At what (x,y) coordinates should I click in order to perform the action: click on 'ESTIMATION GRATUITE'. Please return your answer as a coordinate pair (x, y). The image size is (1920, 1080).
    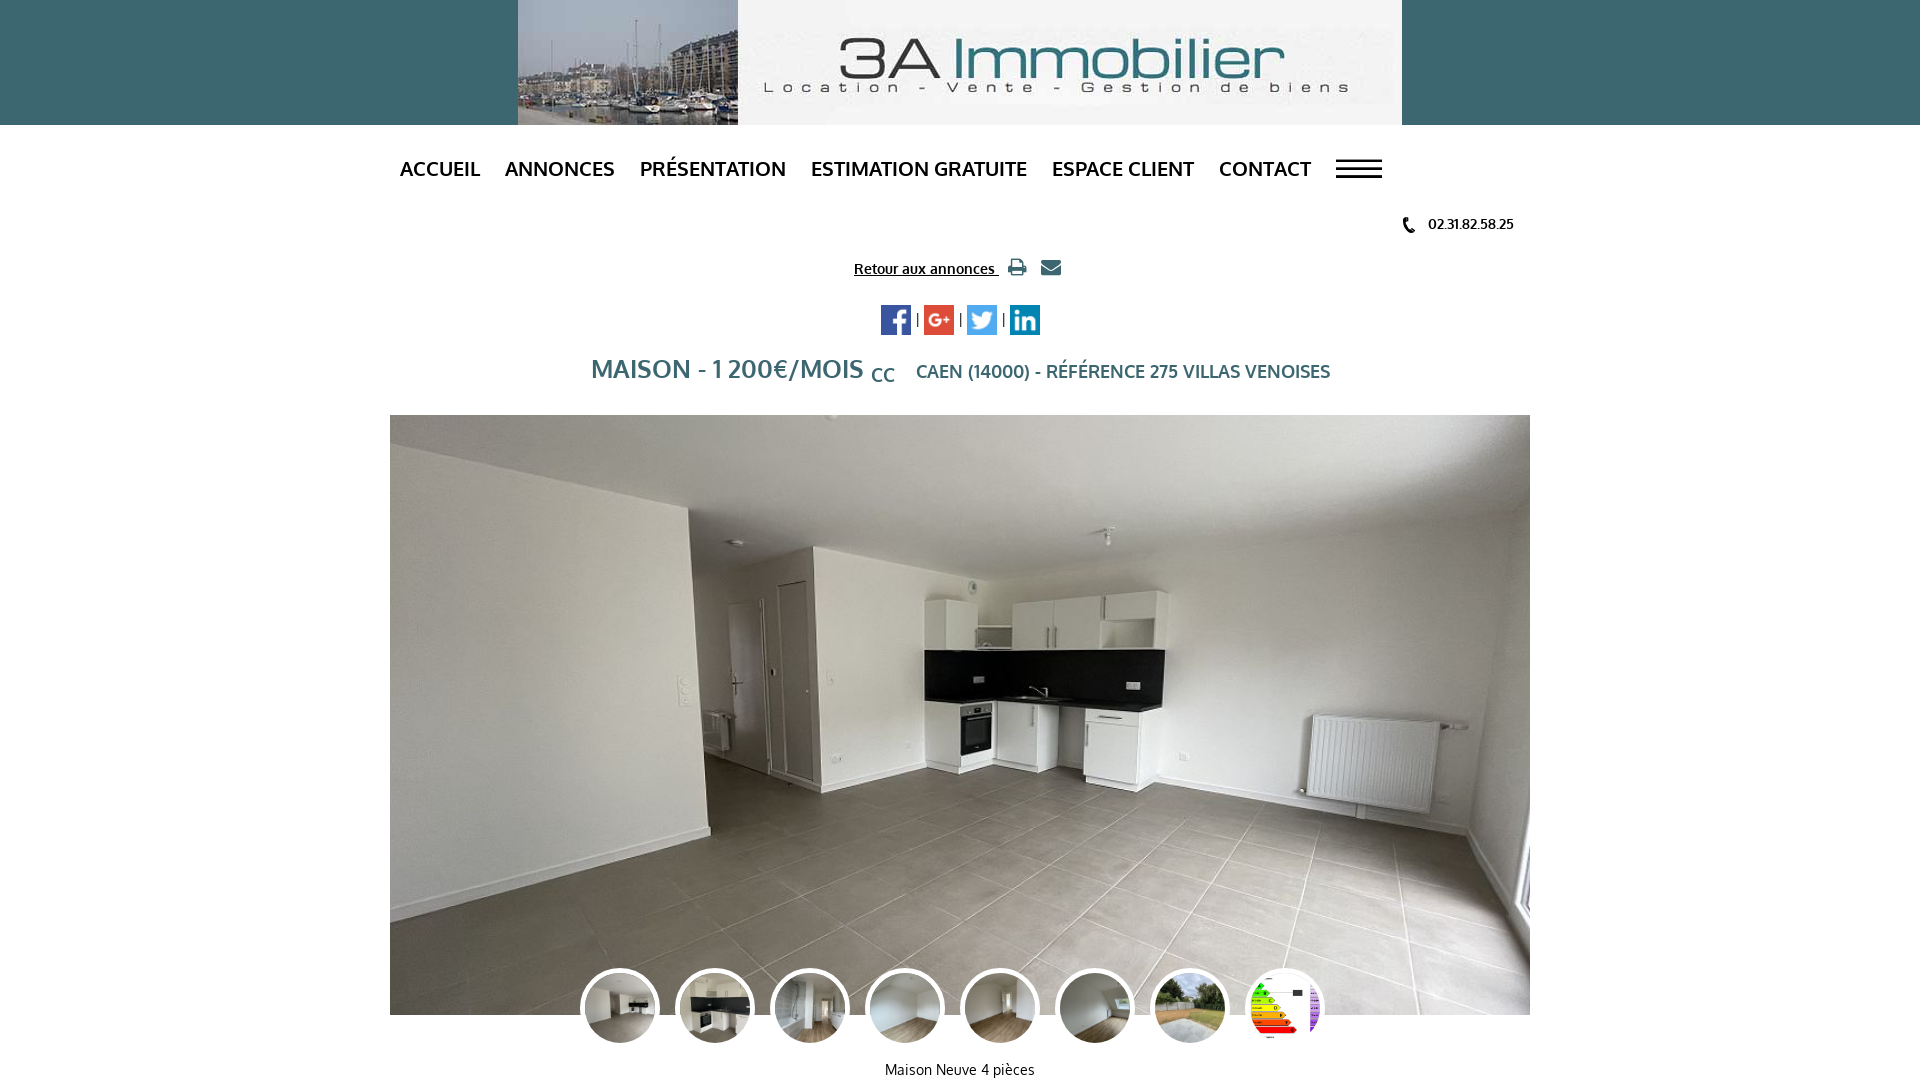
    Looking at the image, I should click on (917, 167).